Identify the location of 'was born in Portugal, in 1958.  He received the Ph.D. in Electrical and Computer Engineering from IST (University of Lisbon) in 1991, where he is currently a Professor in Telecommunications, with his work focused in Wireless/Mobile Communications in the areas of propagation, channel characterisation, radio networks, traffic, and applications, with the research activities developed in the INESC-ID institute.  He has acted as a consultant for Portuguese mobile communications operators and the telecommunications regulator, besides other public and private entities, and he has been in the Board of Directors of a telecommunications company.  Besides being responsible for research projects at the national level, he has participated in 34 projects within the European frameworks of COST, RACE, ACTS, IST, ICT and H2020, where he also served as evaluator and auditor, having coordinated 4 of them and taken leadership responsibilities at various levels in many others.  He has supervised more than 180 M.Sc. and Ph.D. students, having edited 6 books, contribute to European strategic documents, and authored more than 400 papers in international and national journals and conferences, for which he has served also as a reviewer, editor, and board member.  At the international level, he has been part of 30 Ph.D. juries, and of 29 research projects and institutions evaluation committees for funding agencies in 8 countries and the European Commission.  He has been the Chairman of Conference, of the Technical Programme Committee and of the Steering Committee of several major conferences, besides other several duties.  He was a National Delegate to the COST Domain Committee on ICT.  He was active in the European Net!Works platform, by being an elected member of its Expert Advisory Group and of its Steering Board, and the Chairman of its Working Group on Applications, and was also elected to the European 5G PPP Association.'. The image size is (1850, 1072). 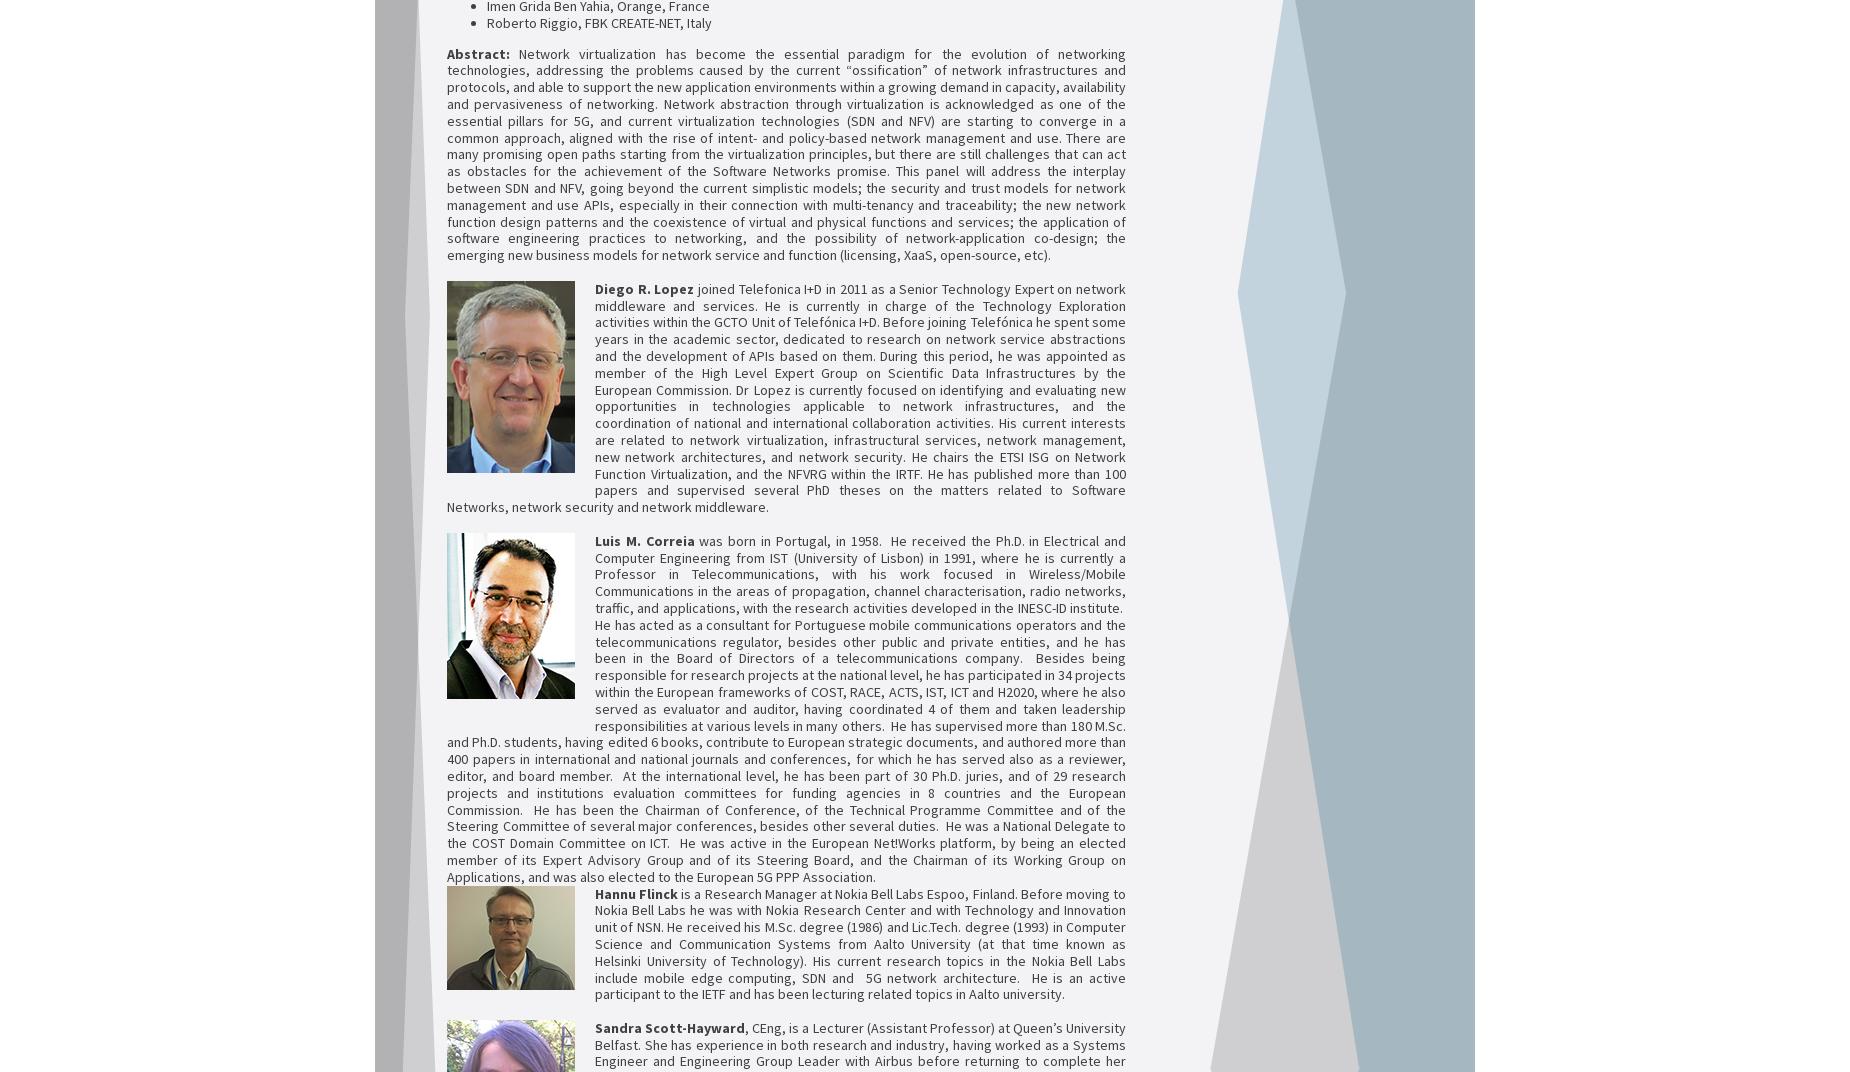
(445, 706).